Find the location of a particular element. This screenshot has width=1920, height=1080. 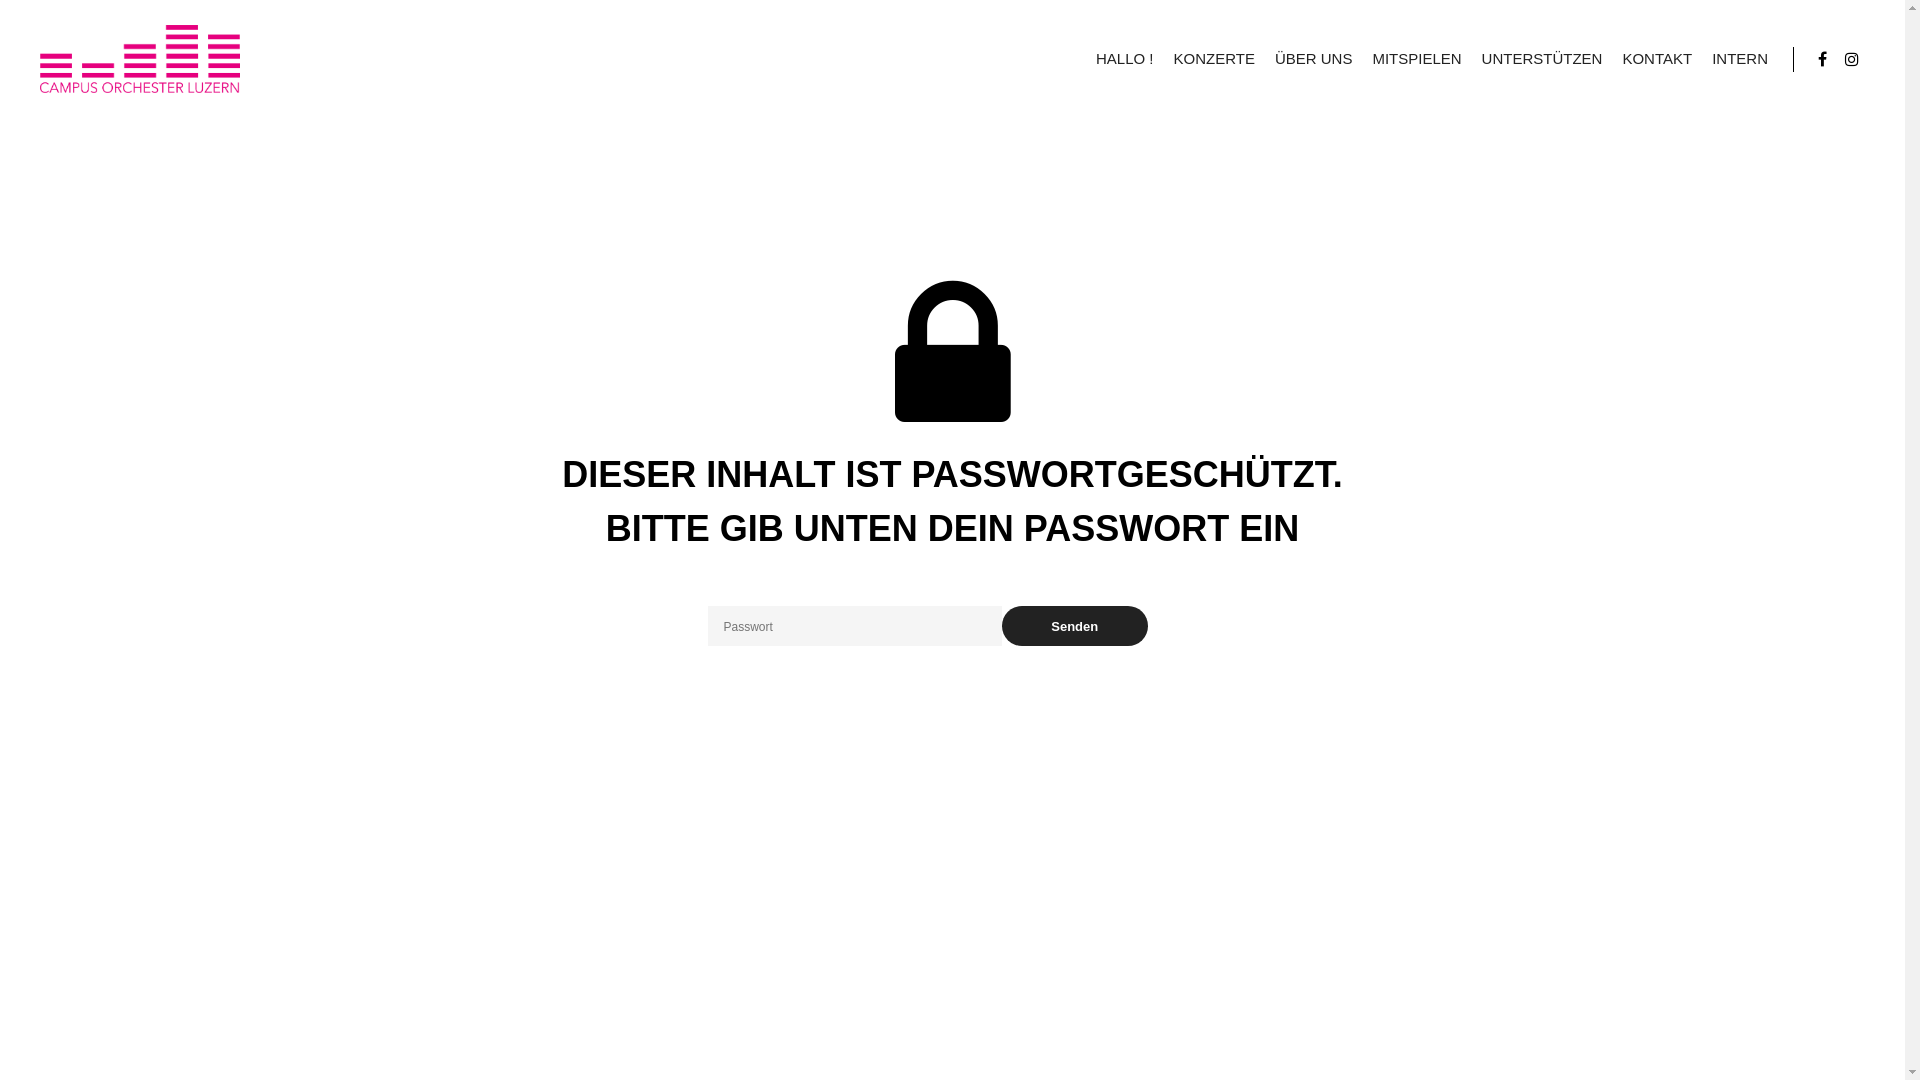

'Instagram' is located at coordinates (1851, 57).